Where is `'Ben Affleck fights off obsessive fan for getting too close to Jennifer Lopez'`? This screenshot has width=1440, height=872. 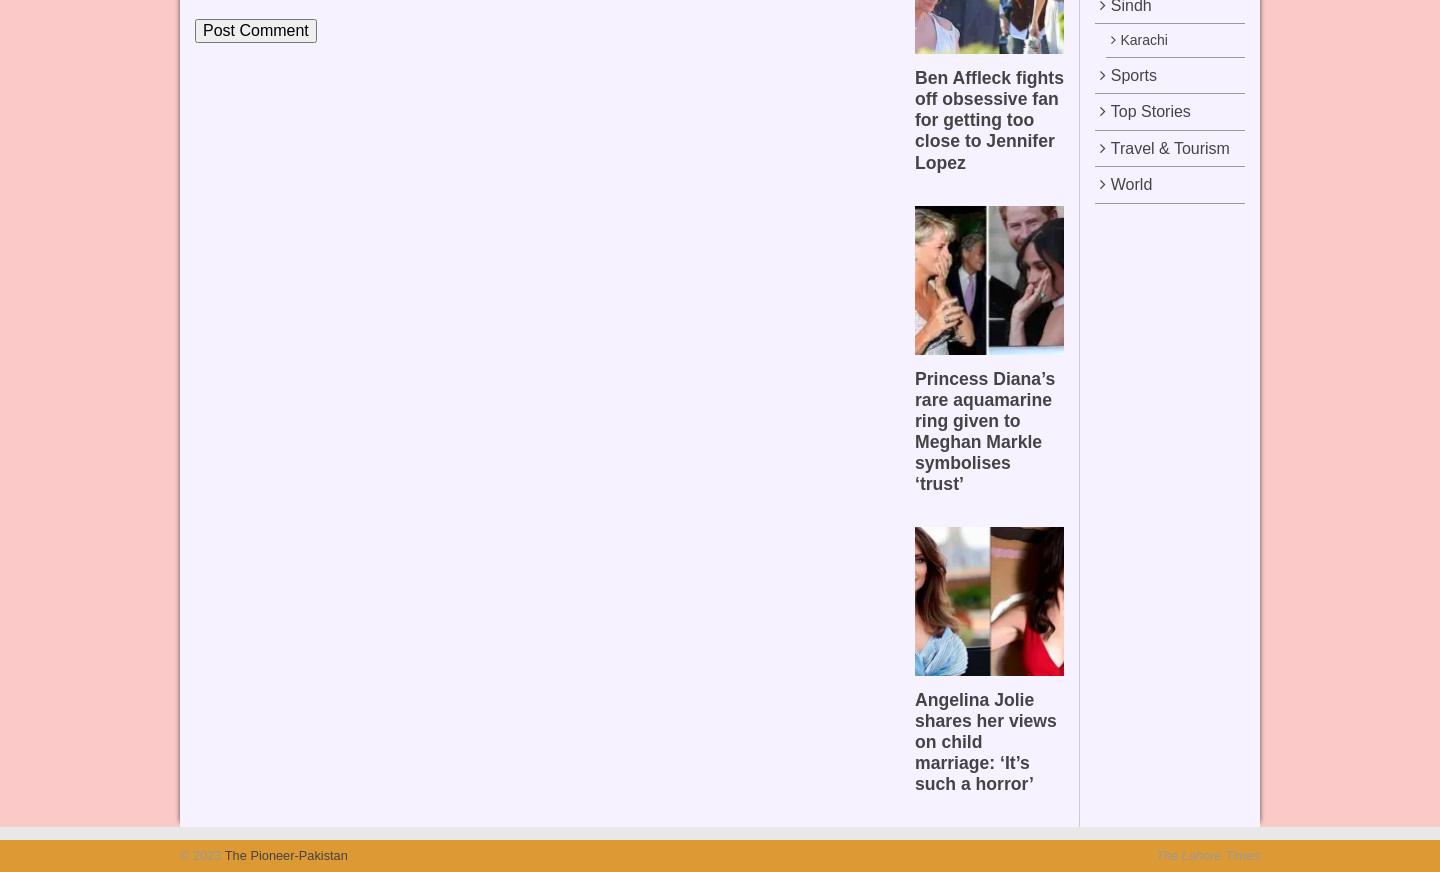
'Ben Affleck fights off obsessive fan for getting too close to Jennifer Lopez' is located at coordinates (987, 119).